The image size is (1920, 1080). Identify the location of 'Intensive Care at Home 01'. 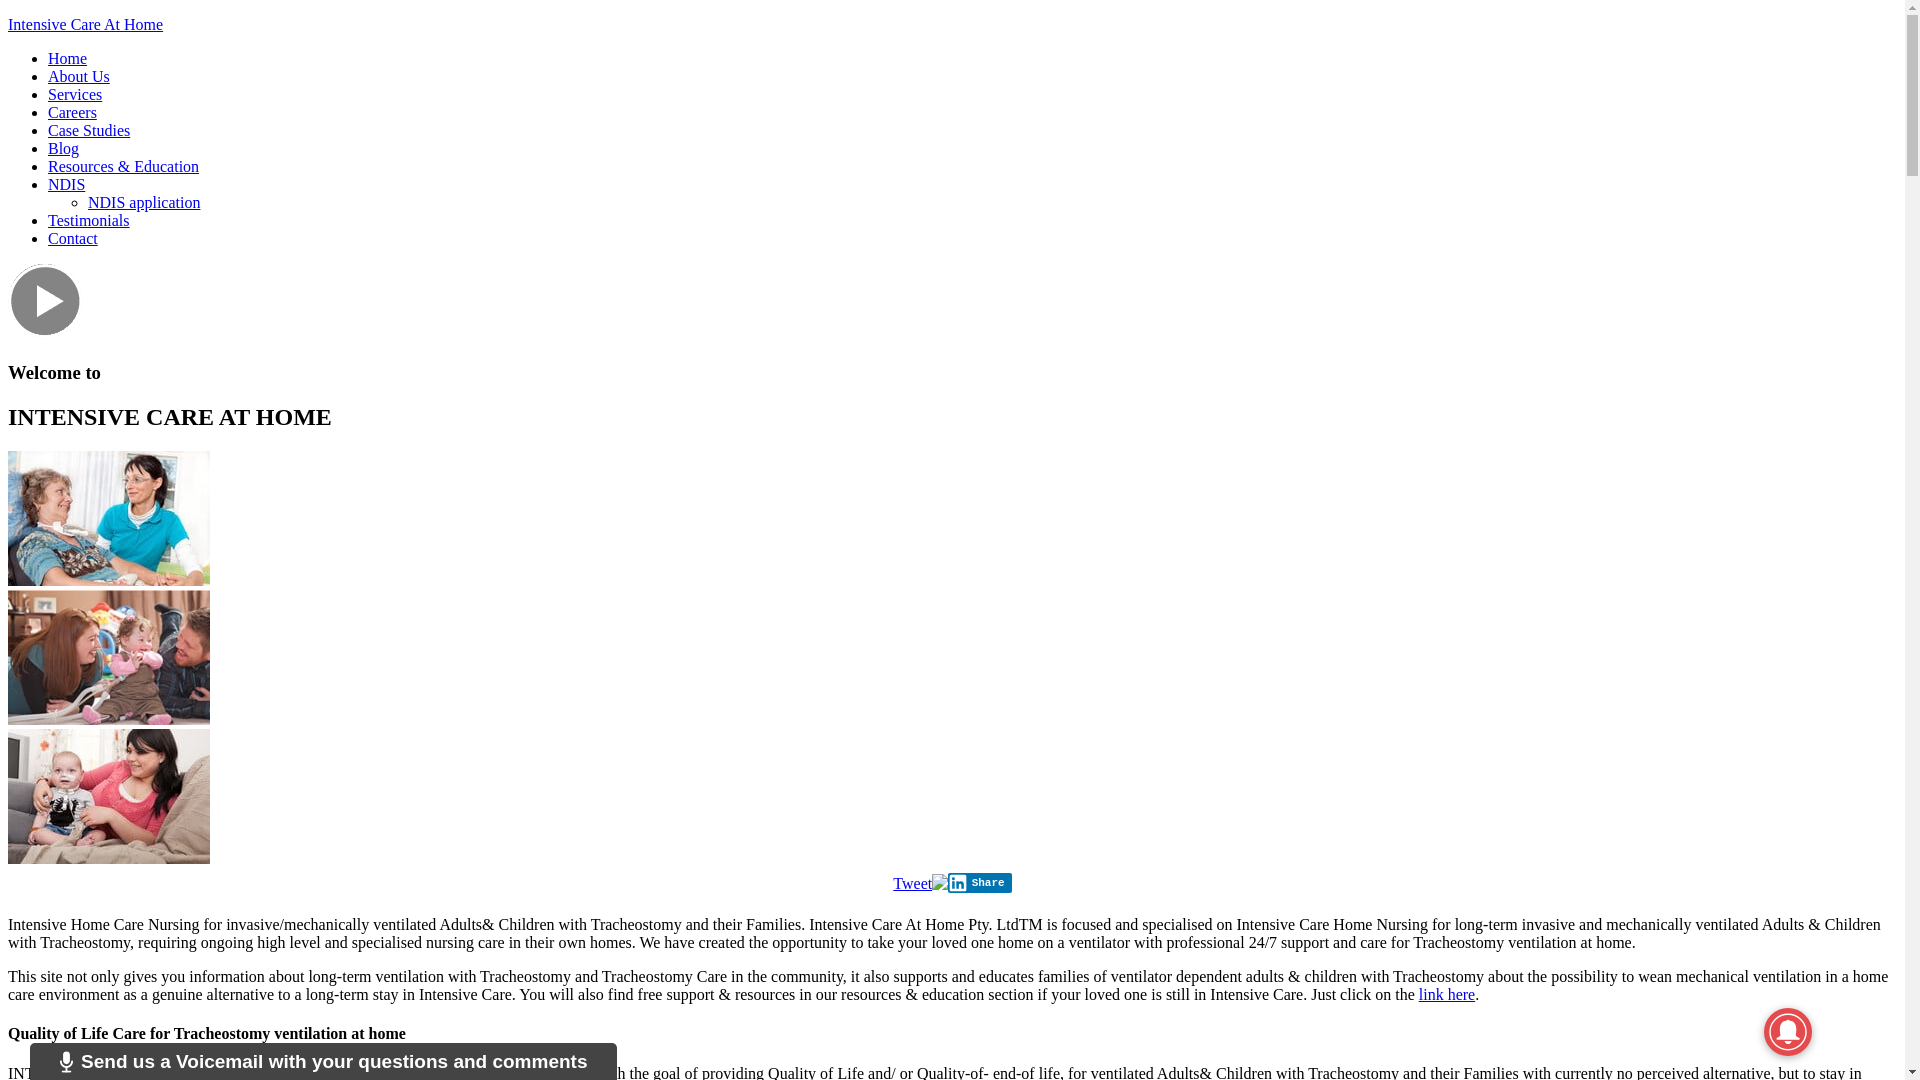
(8, 517).